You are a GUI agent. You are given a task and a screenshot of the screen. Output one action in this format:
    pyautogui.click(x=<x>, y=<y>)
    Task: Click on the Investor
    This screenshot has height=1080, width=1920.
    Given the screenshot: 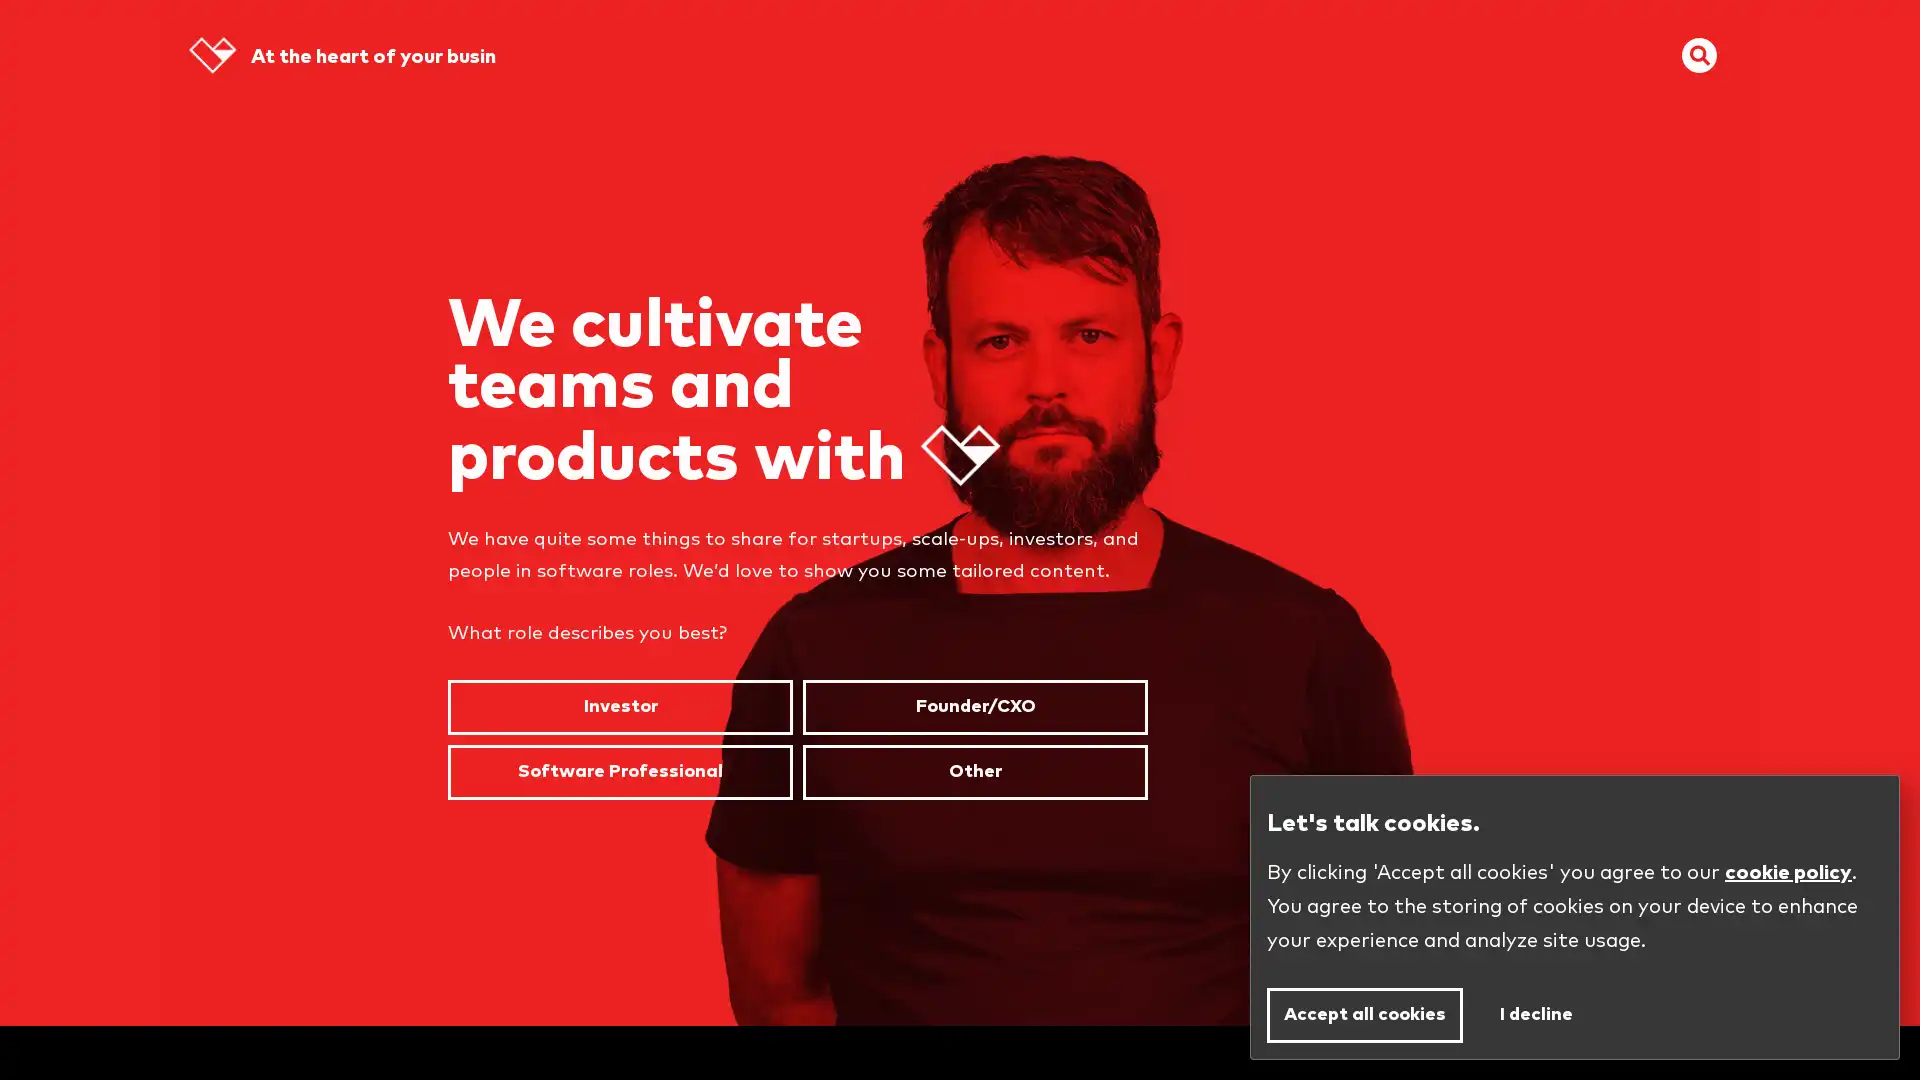 What is the action you would take?
    pyautogui.click(x=619, y=706)
    